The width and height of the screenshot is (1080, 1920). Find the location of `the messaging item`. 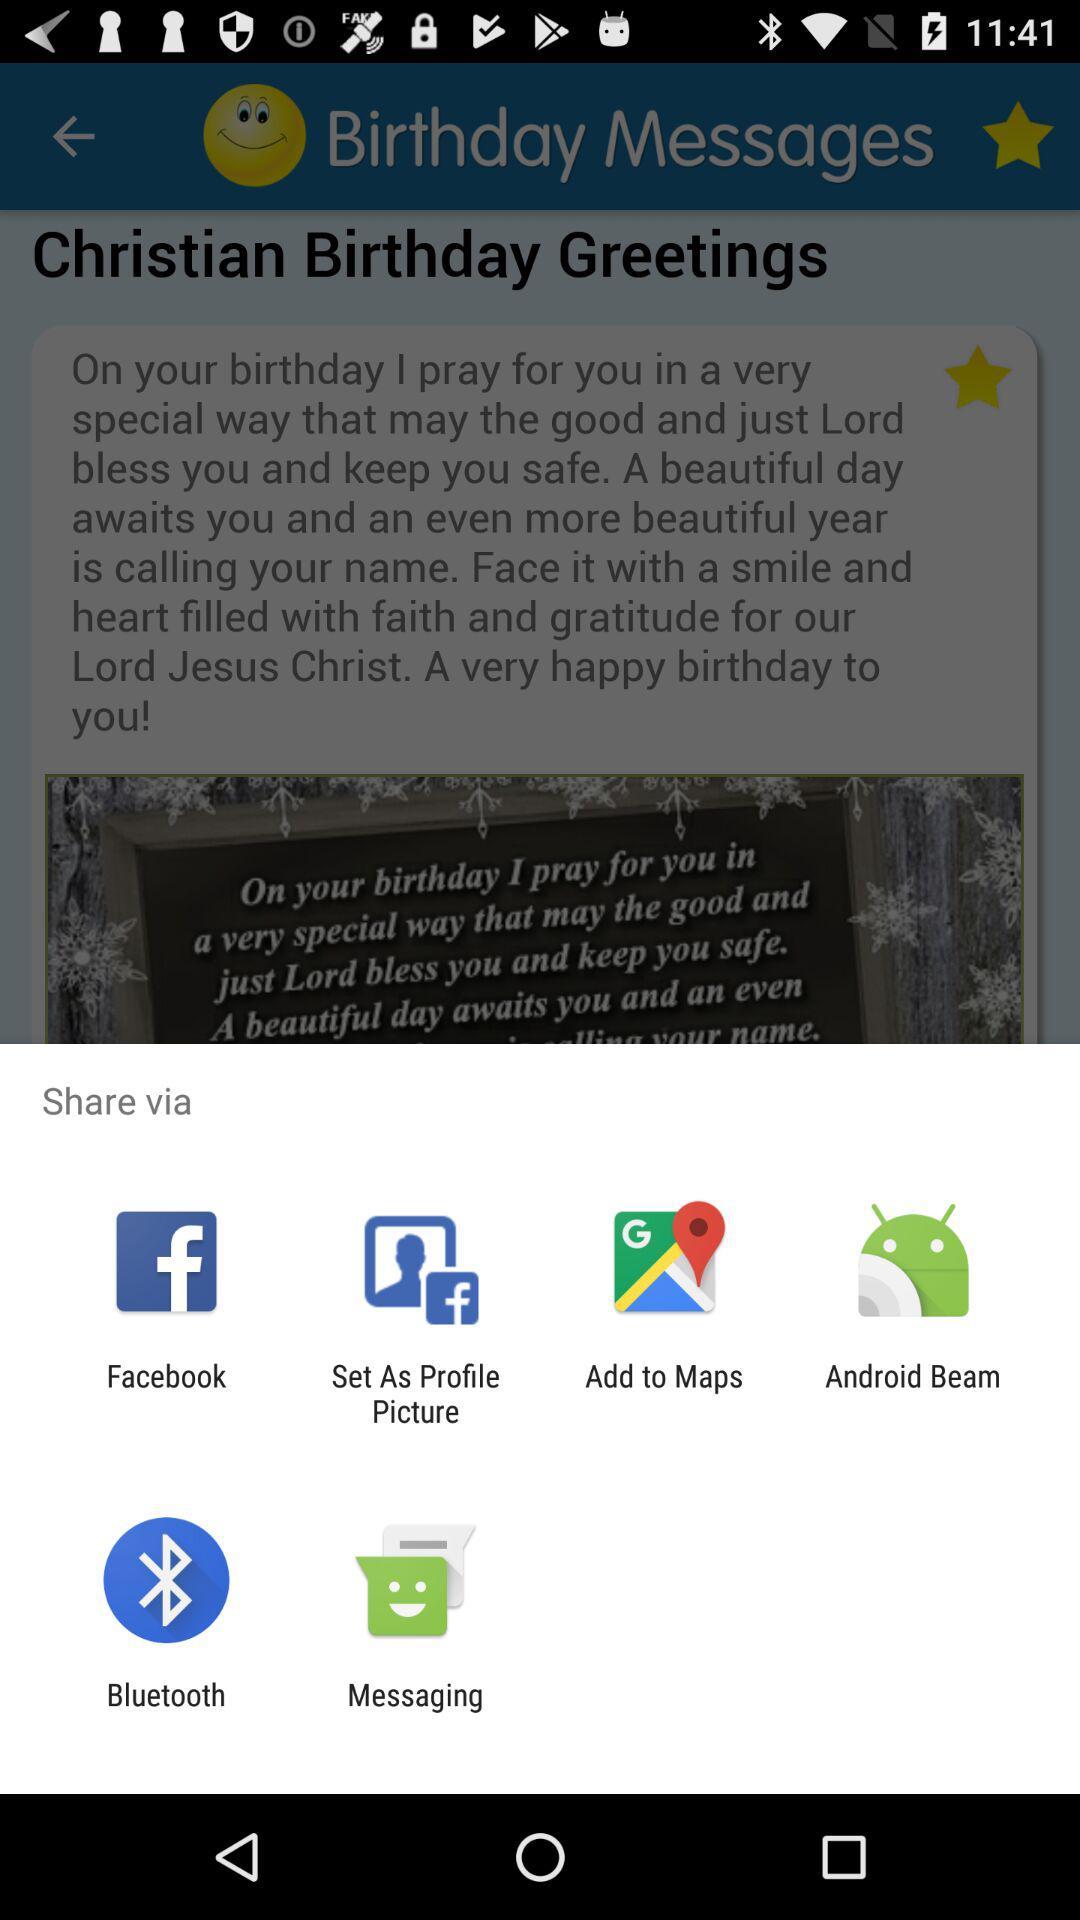

the messaging item is located at coordinates (414, 1711).